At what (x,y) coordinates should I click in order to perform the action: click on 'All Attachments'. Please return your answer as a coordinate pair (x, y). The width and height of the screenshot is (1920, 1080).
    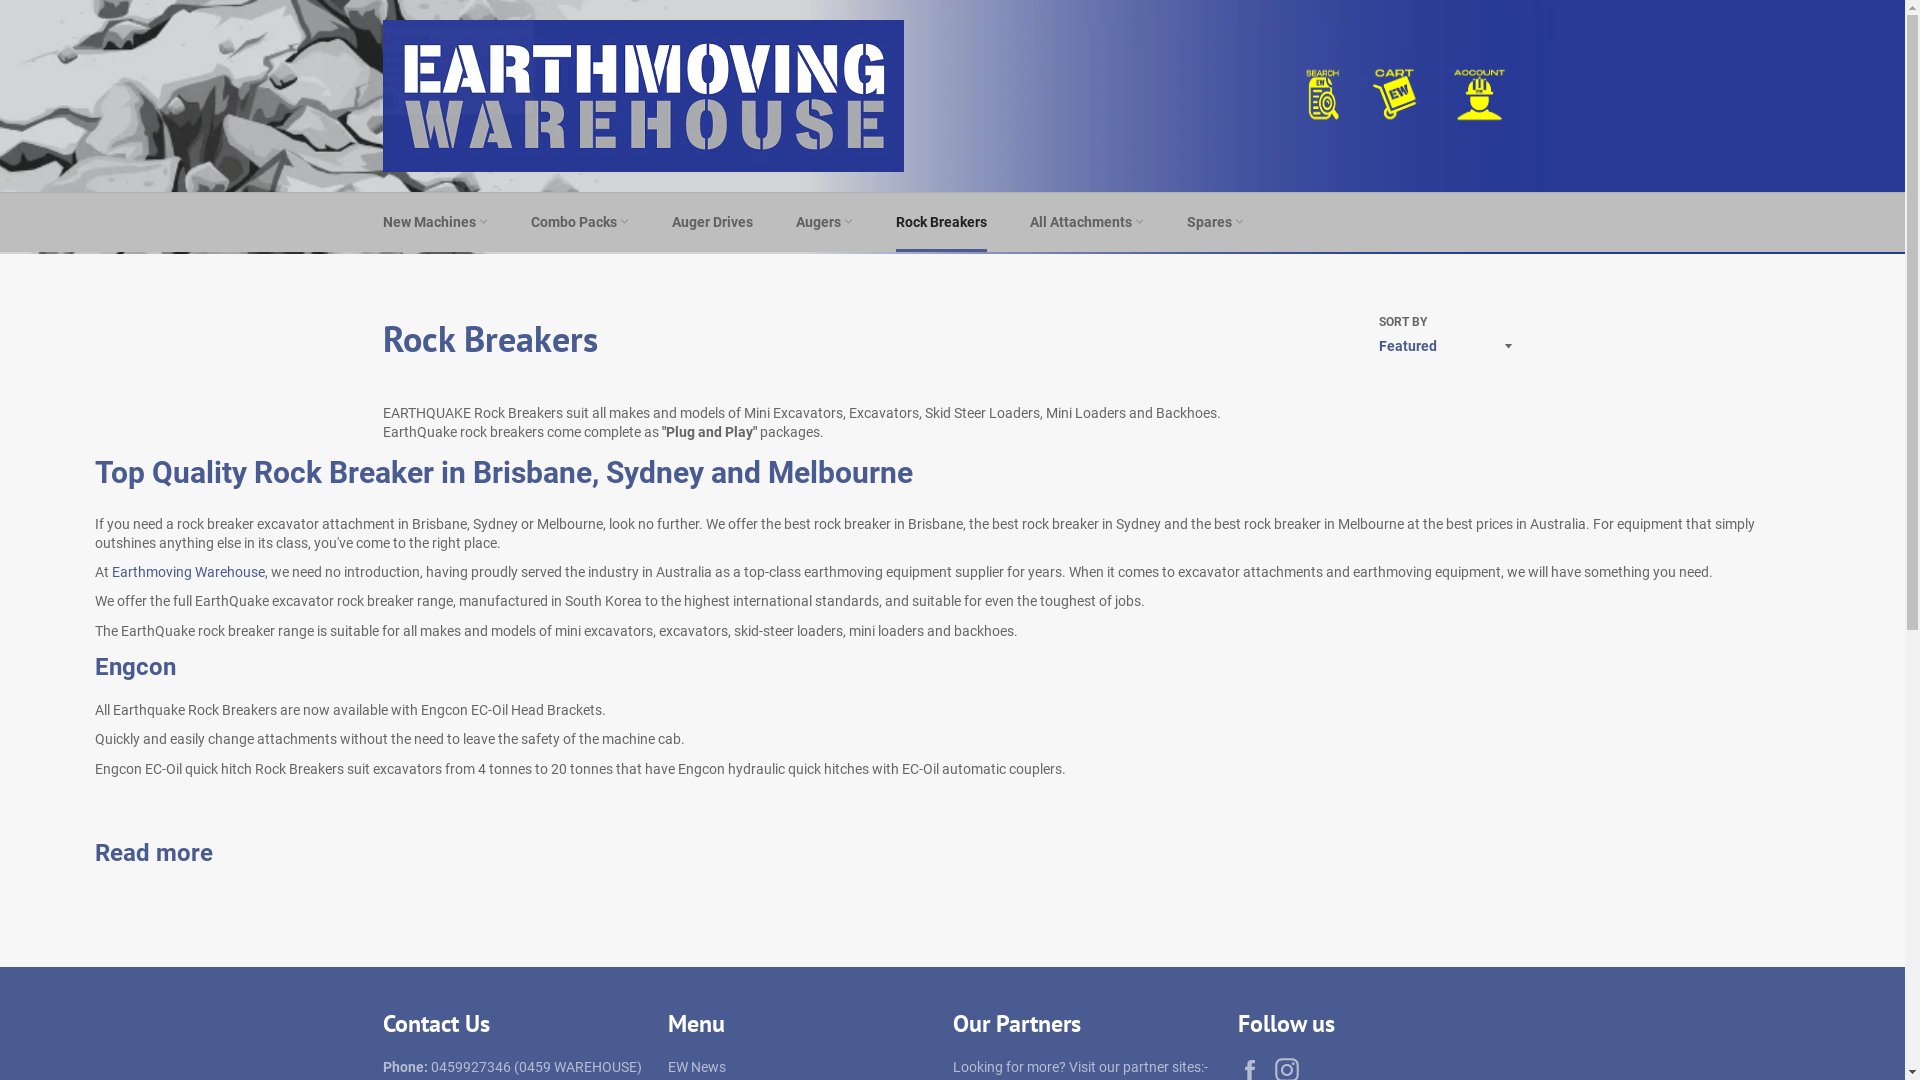
    Looking at the image, I should click on (1009, 222).